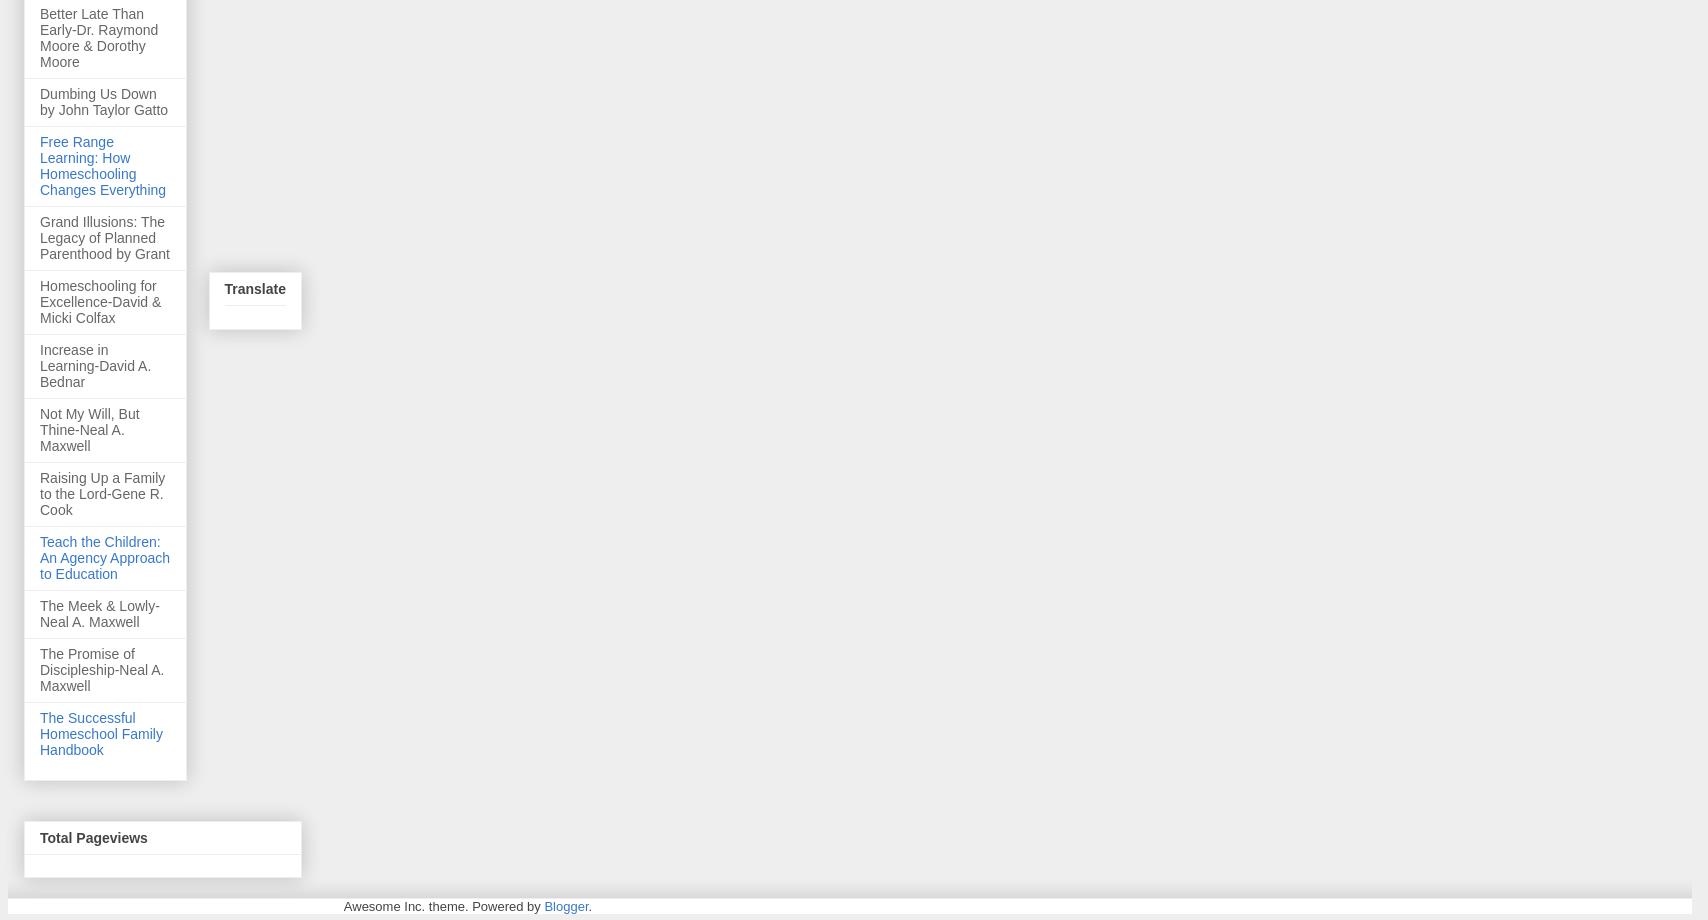  What do you see at coordinates (89, 427) in the screenshot?
I see `'Not My Will, But Thine-Neal A. Maxwell'` at bounding box center [89, 427].